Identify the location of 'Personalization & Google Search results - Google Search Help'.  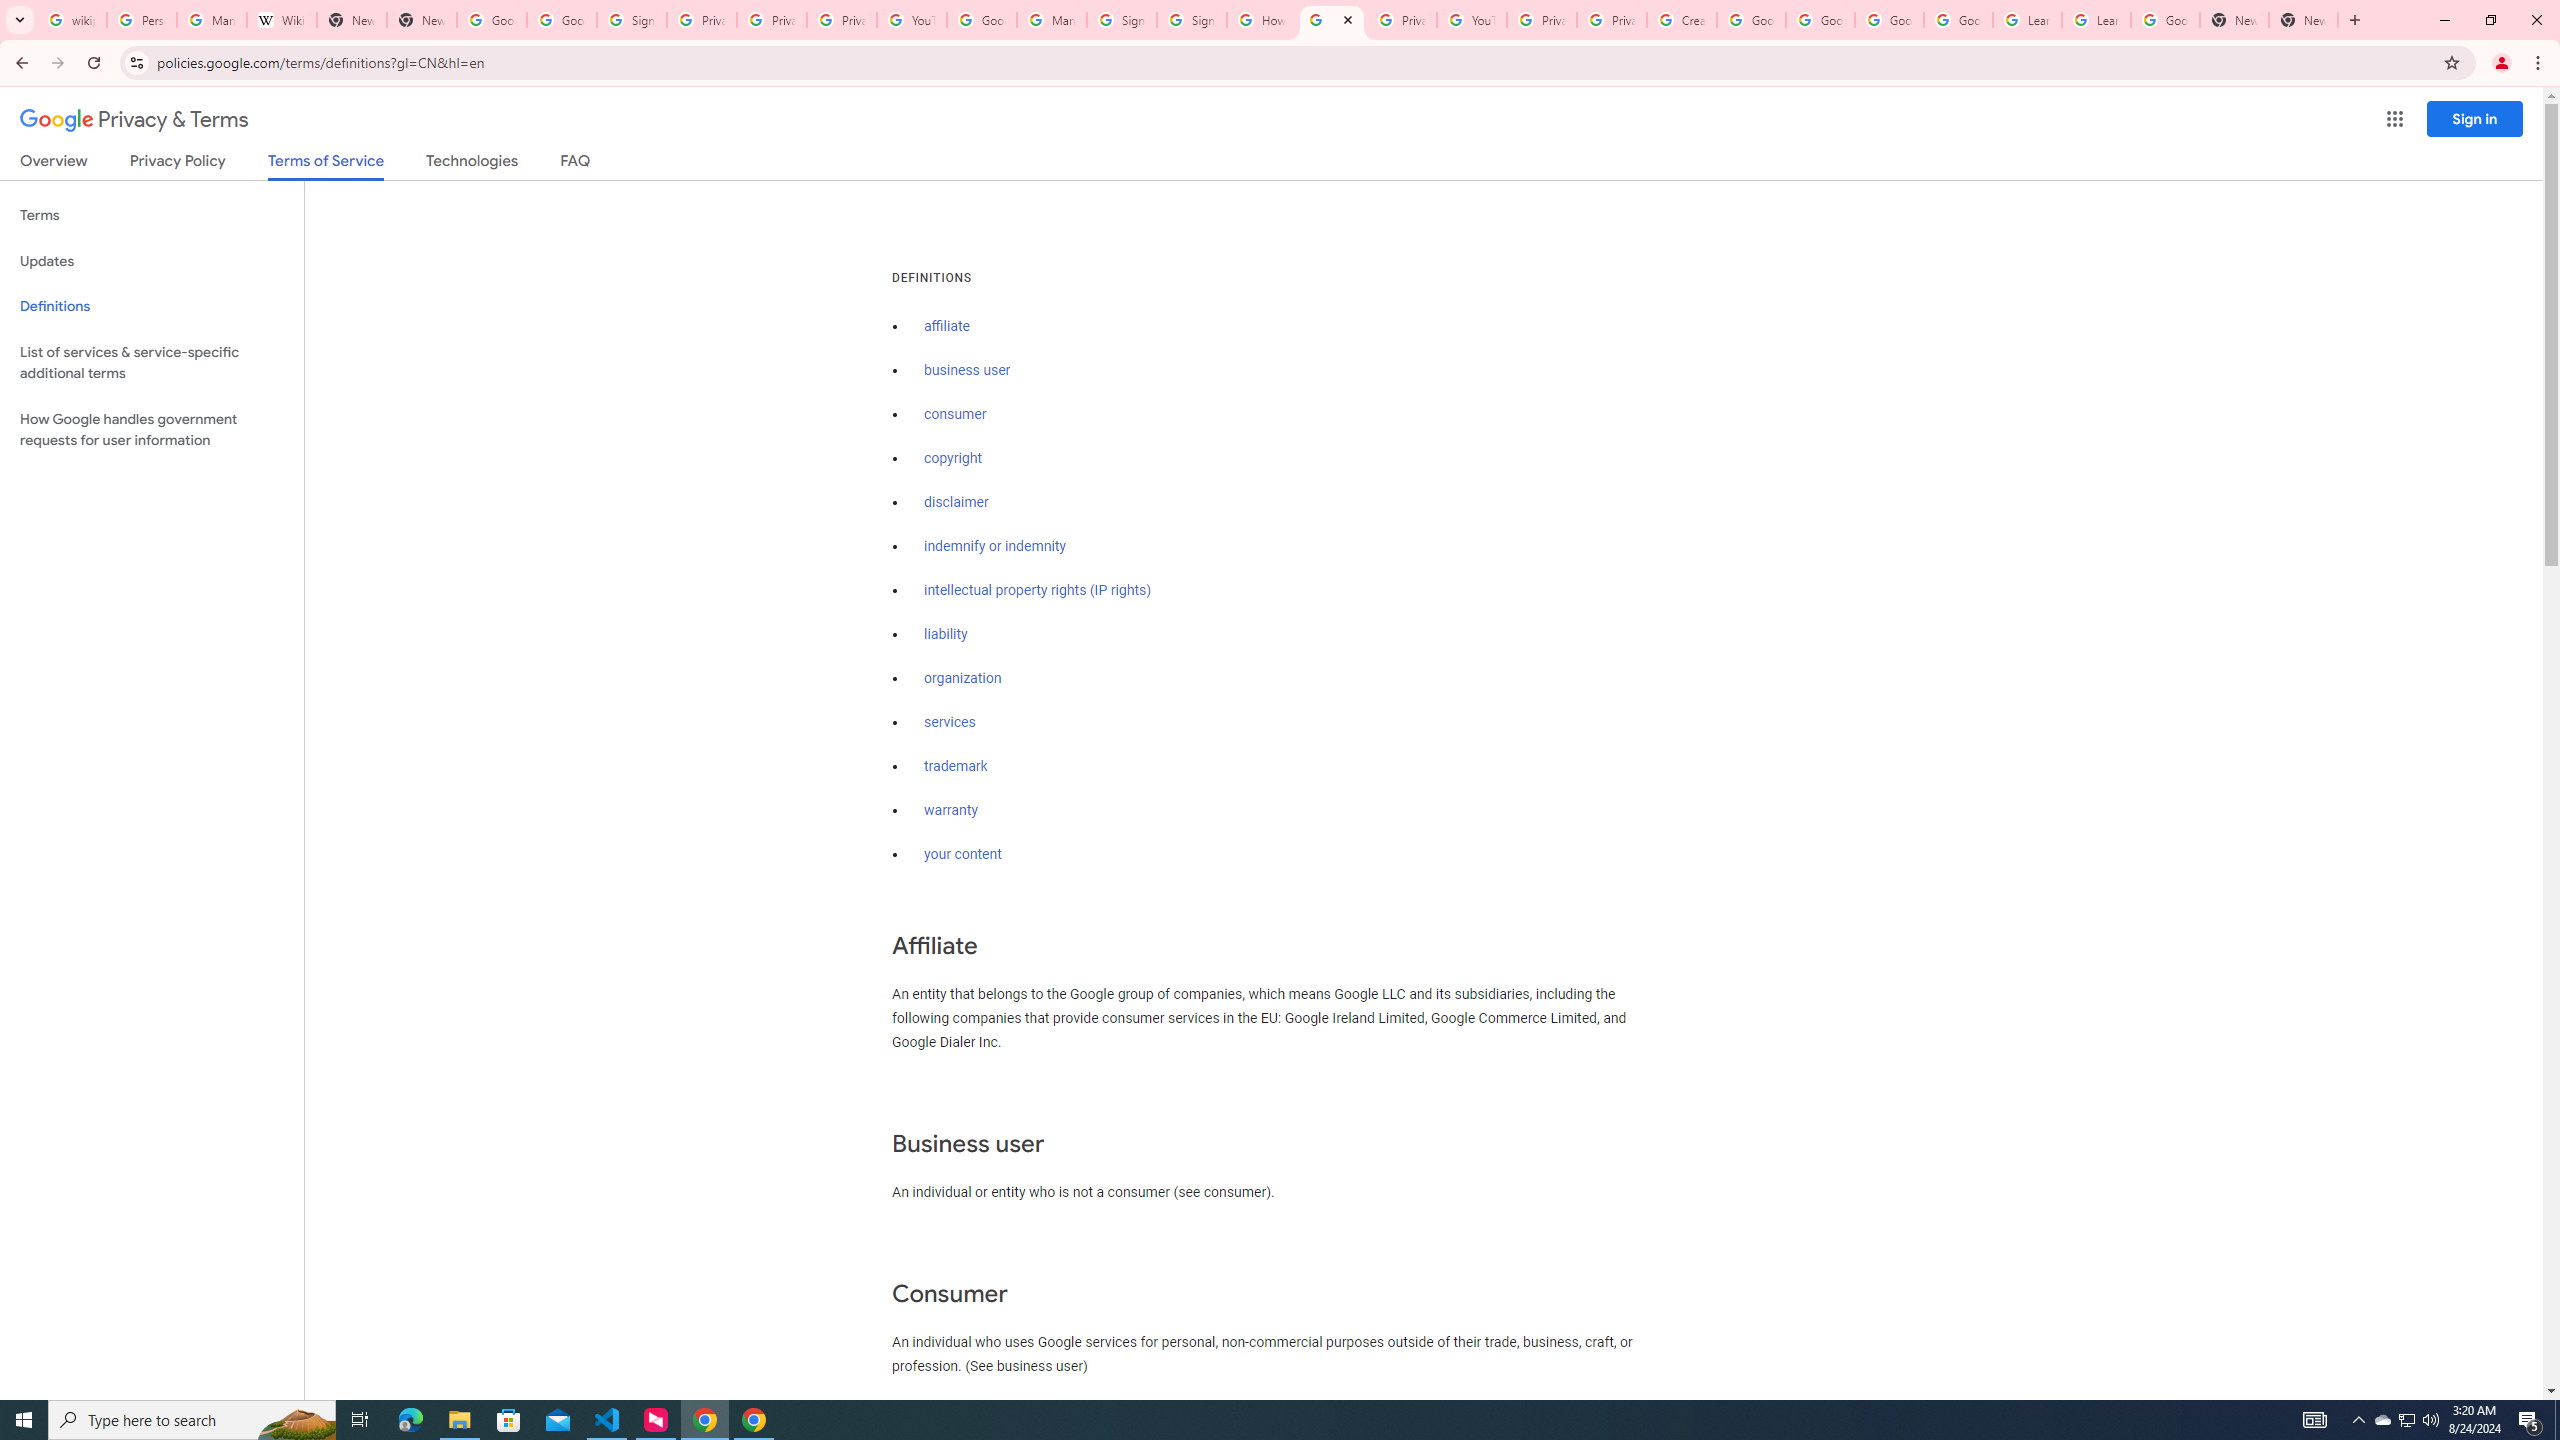
(142, 19).